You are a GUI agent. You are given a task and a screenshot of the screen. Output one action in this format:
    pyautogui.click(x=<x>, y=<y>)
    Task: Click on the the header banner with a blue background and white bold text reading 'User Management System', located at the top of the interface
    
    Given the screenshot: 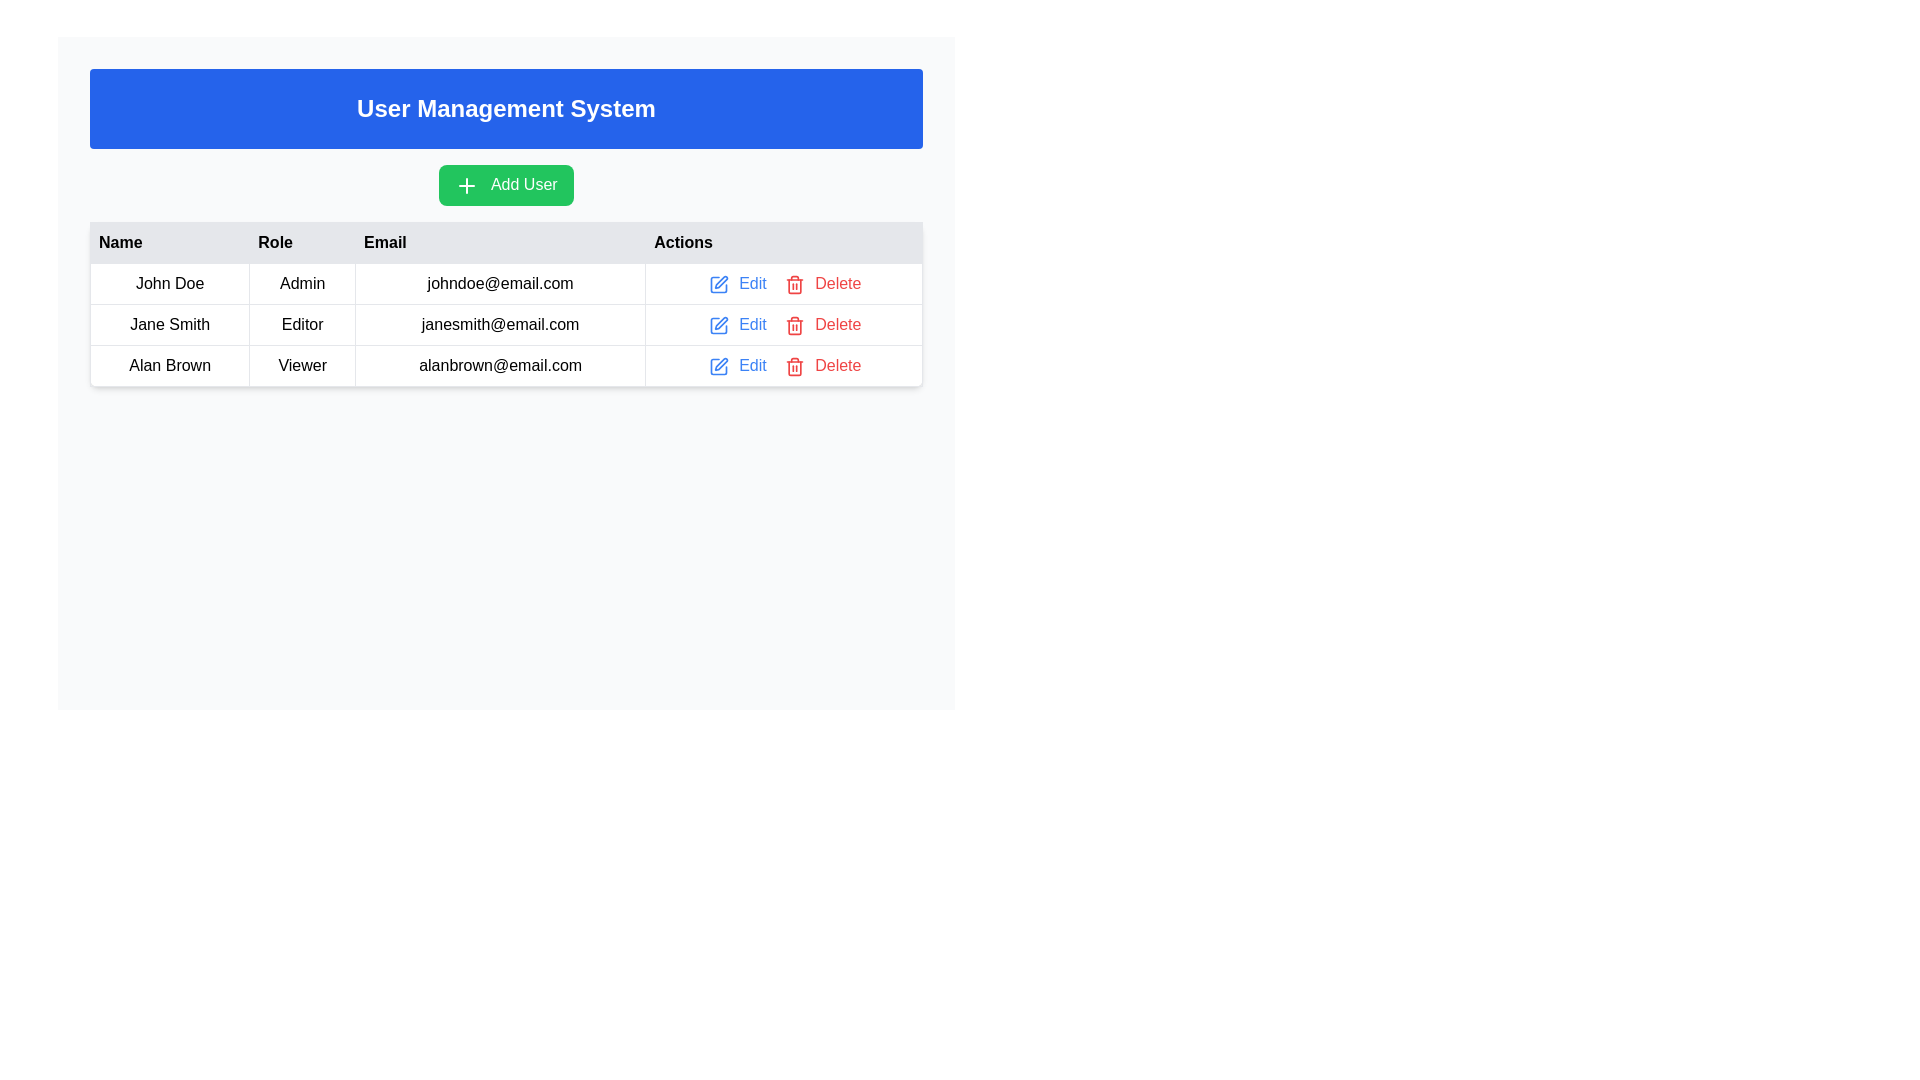 What is the action you would take?
    pyautogui.click(x=506, y=108)
    